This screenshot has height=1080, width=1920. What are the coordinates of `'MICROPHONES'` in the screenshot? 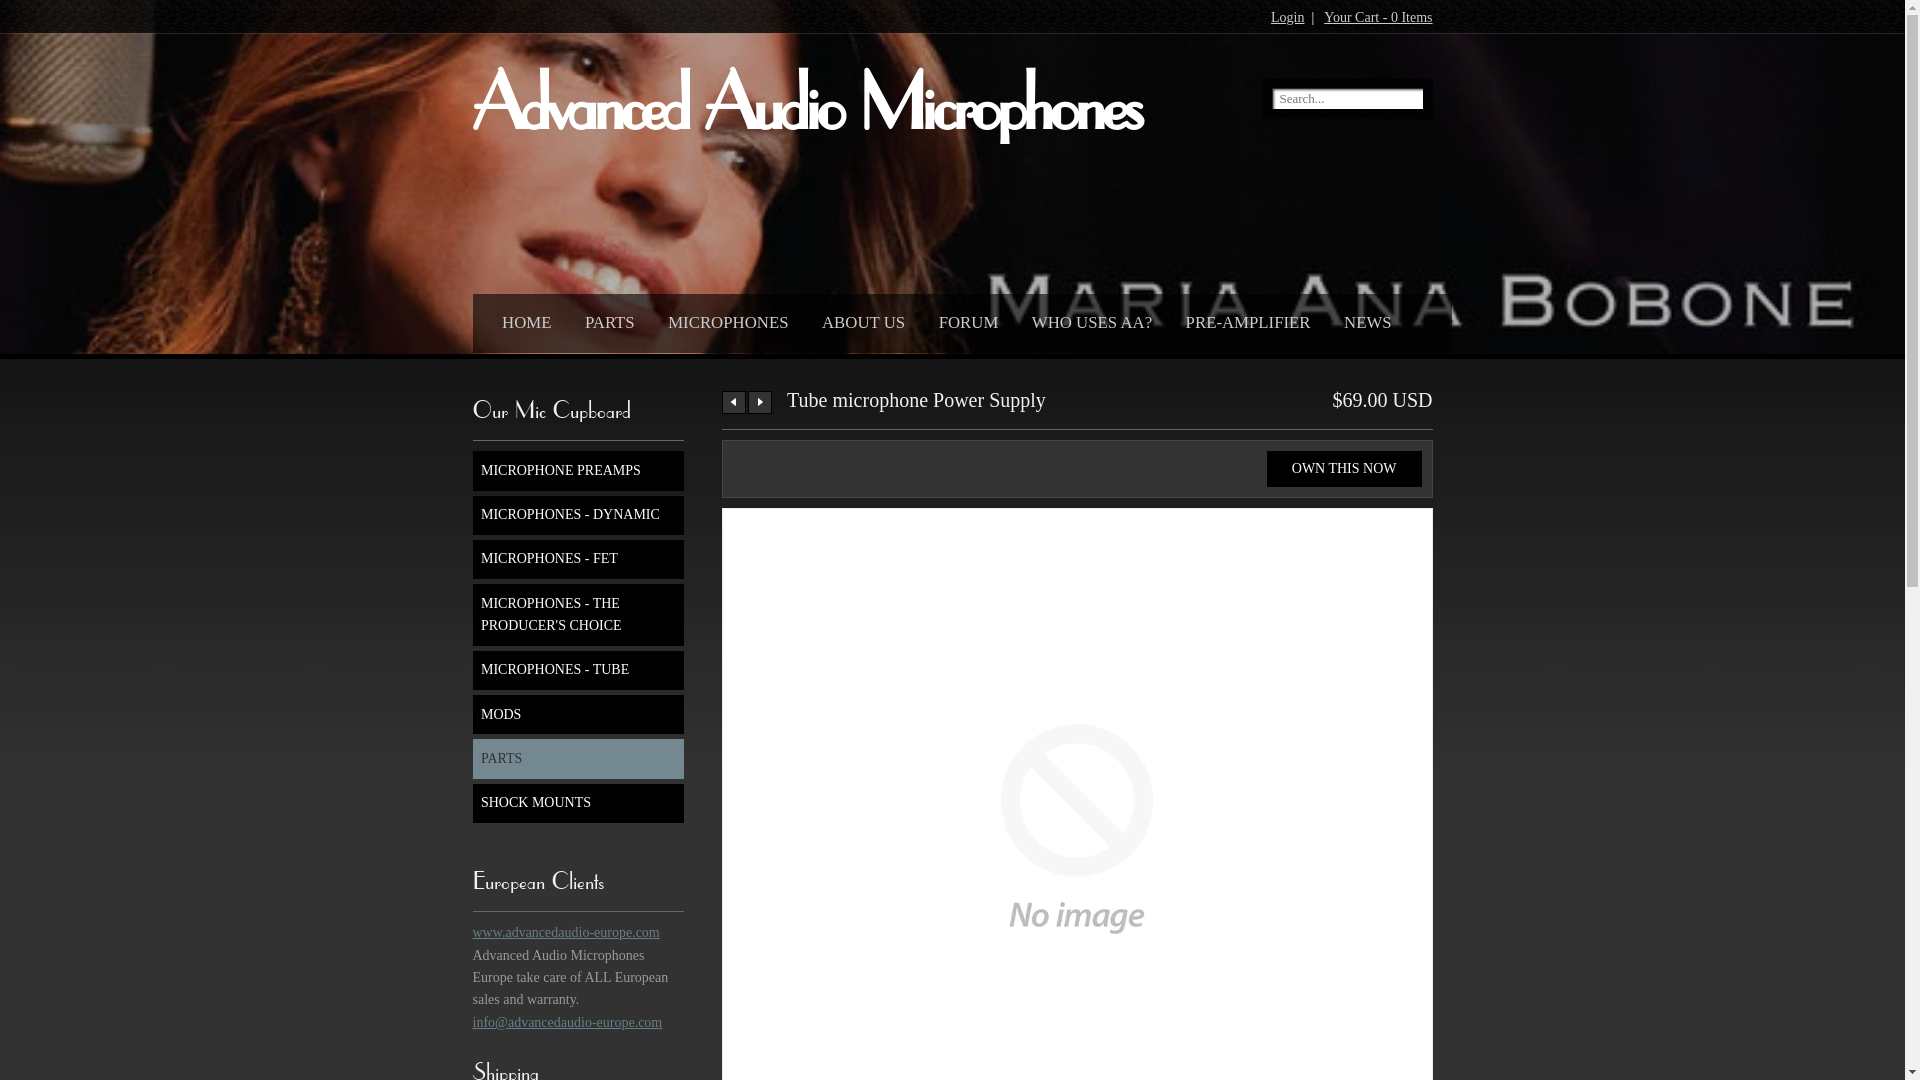 It's located at (722, 318).